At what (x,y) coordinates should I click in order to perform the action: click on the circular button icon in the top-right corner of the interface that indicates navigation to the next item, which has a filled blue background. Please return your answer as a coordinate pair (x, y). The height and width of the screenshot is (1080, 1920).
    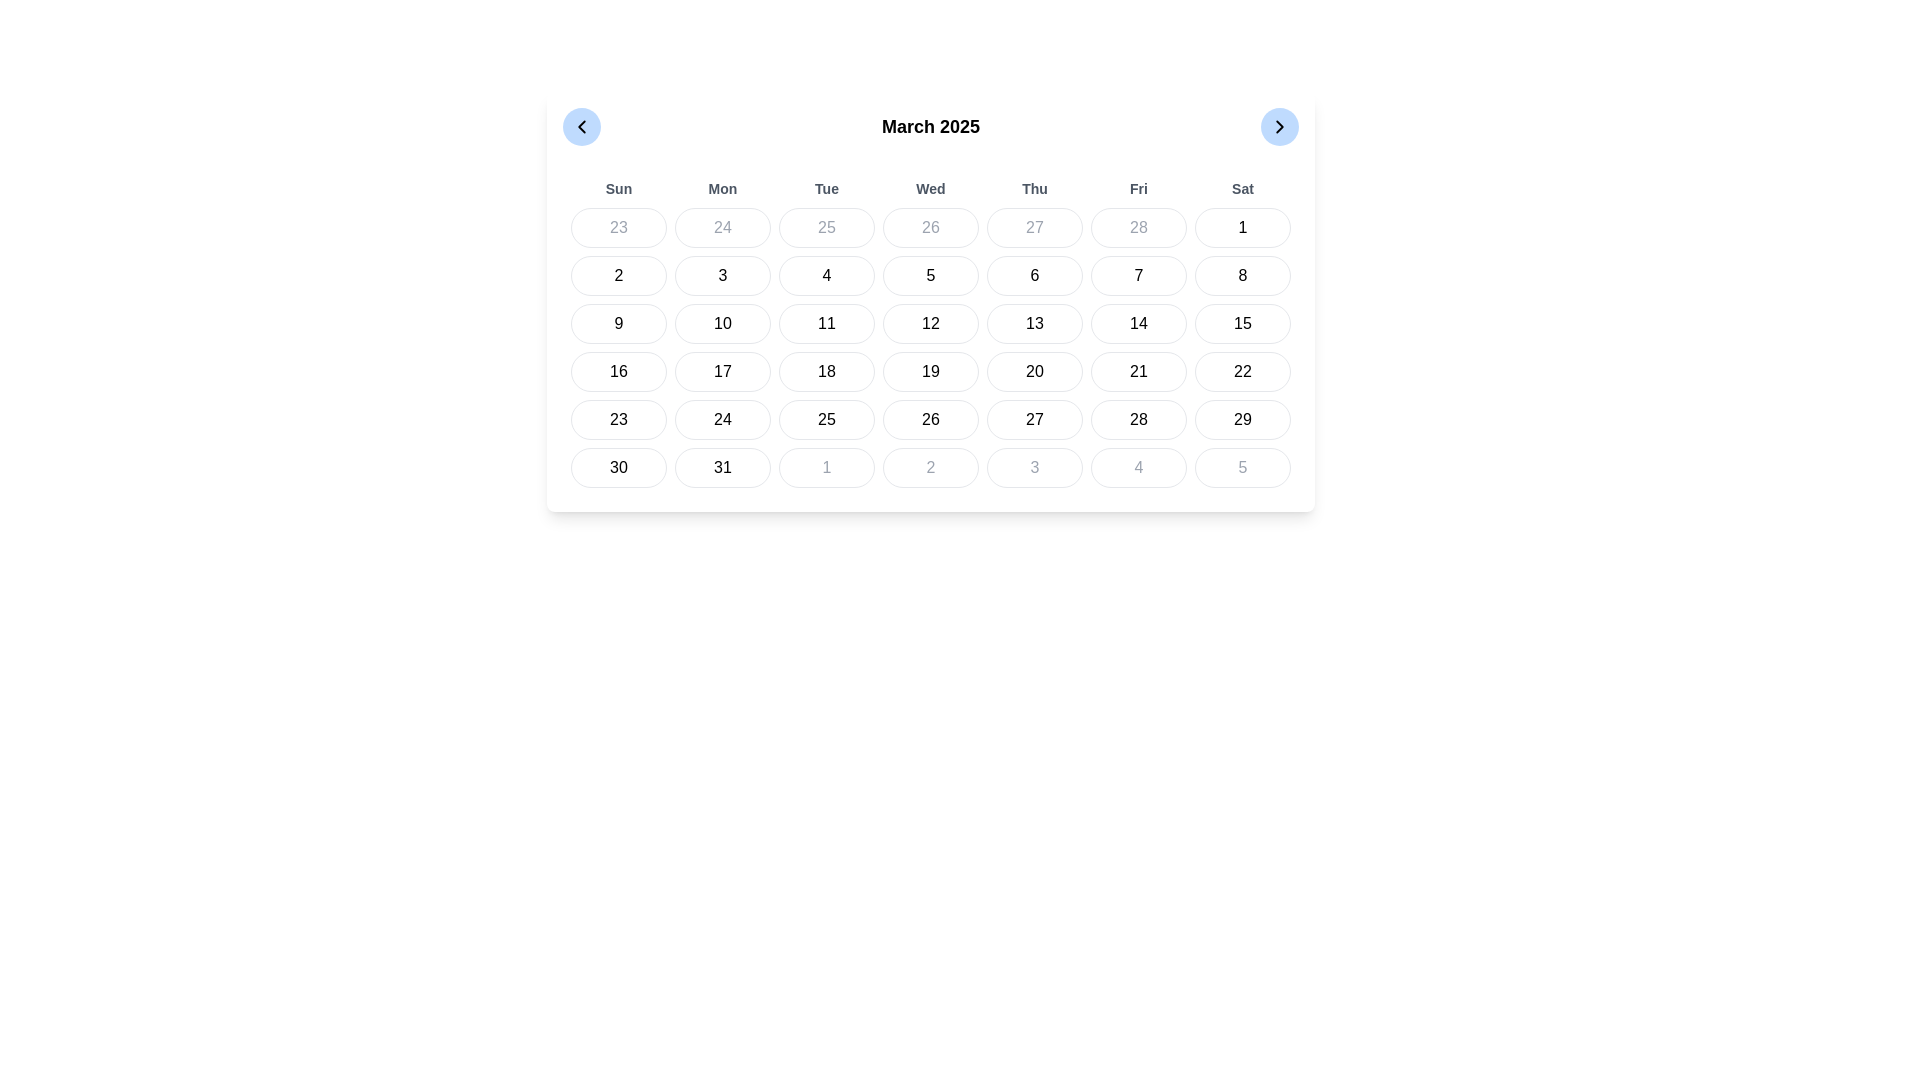
    Looking at the image, I should click on (1280, 127).